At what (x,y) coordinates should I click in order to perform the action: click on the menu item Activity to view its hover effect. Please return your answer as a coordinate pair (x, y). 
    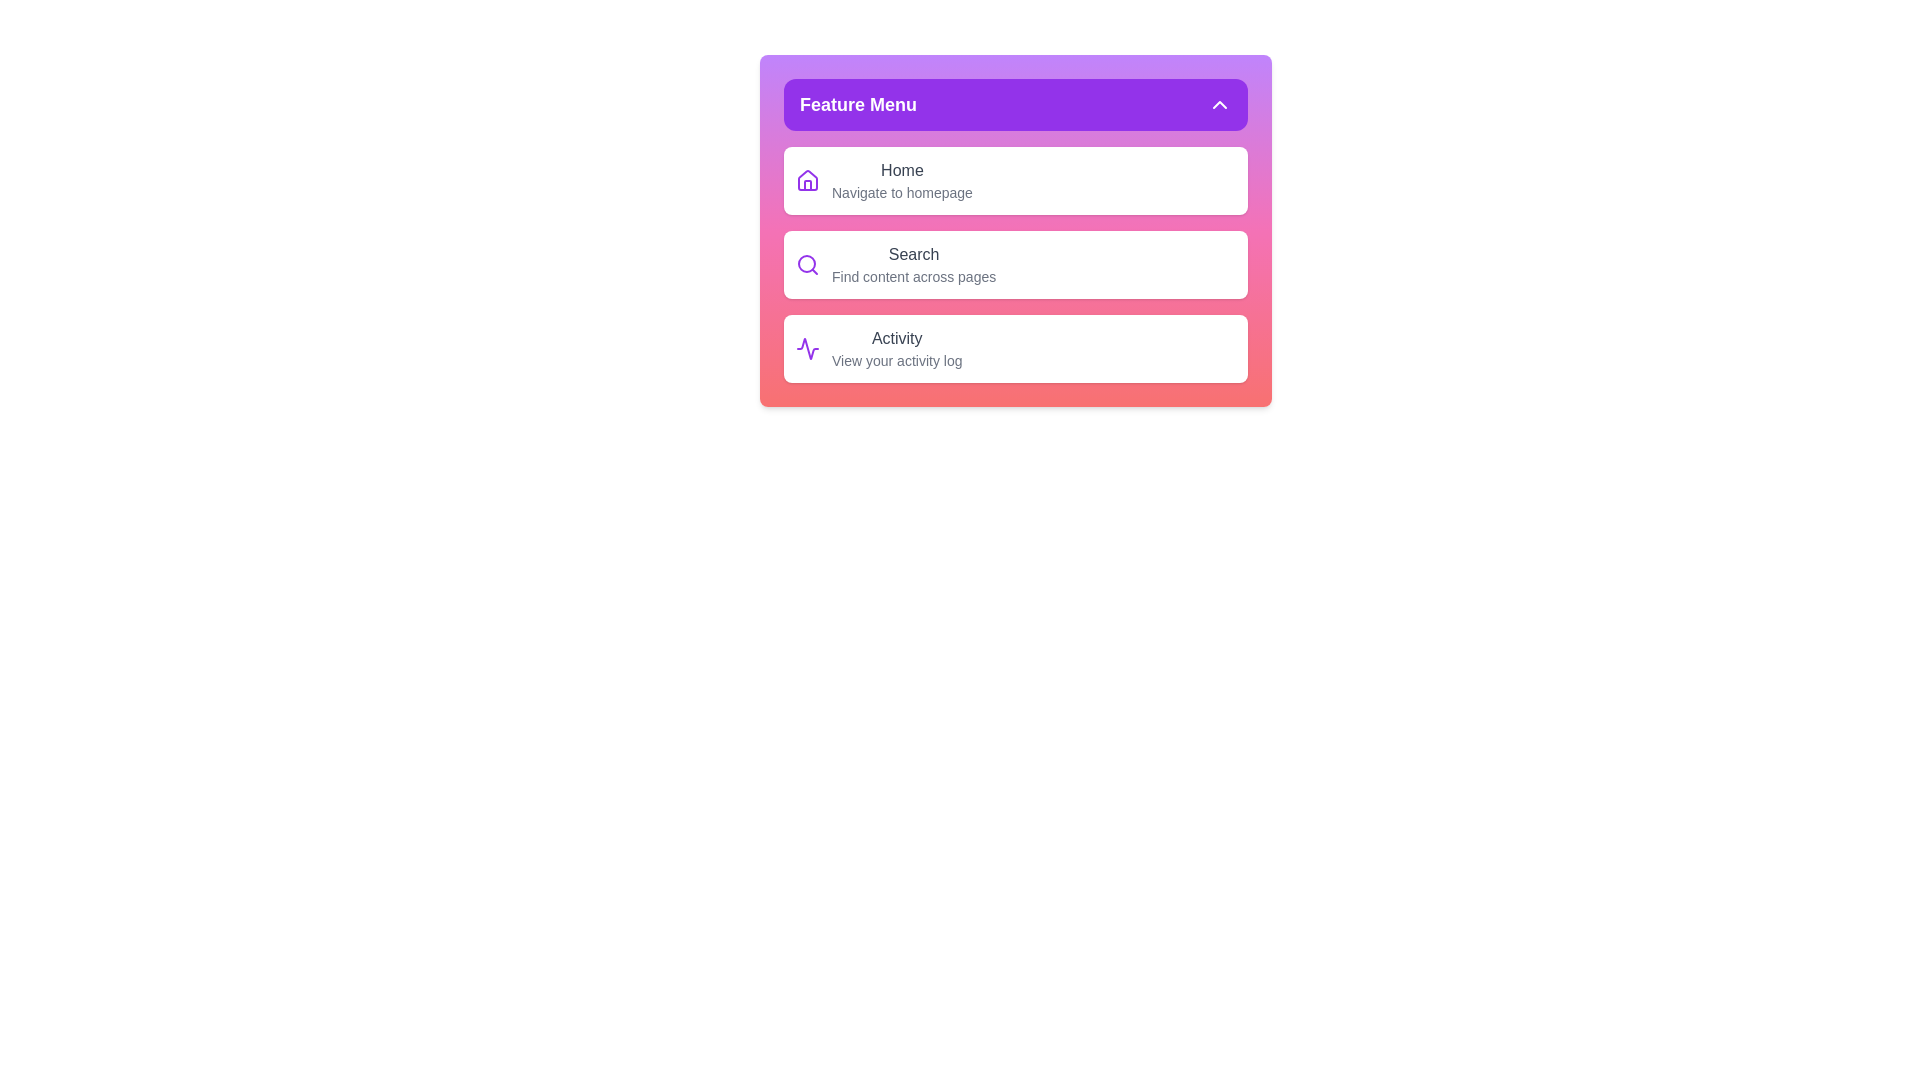
    Looking at the image, I should click on (1016, 347).